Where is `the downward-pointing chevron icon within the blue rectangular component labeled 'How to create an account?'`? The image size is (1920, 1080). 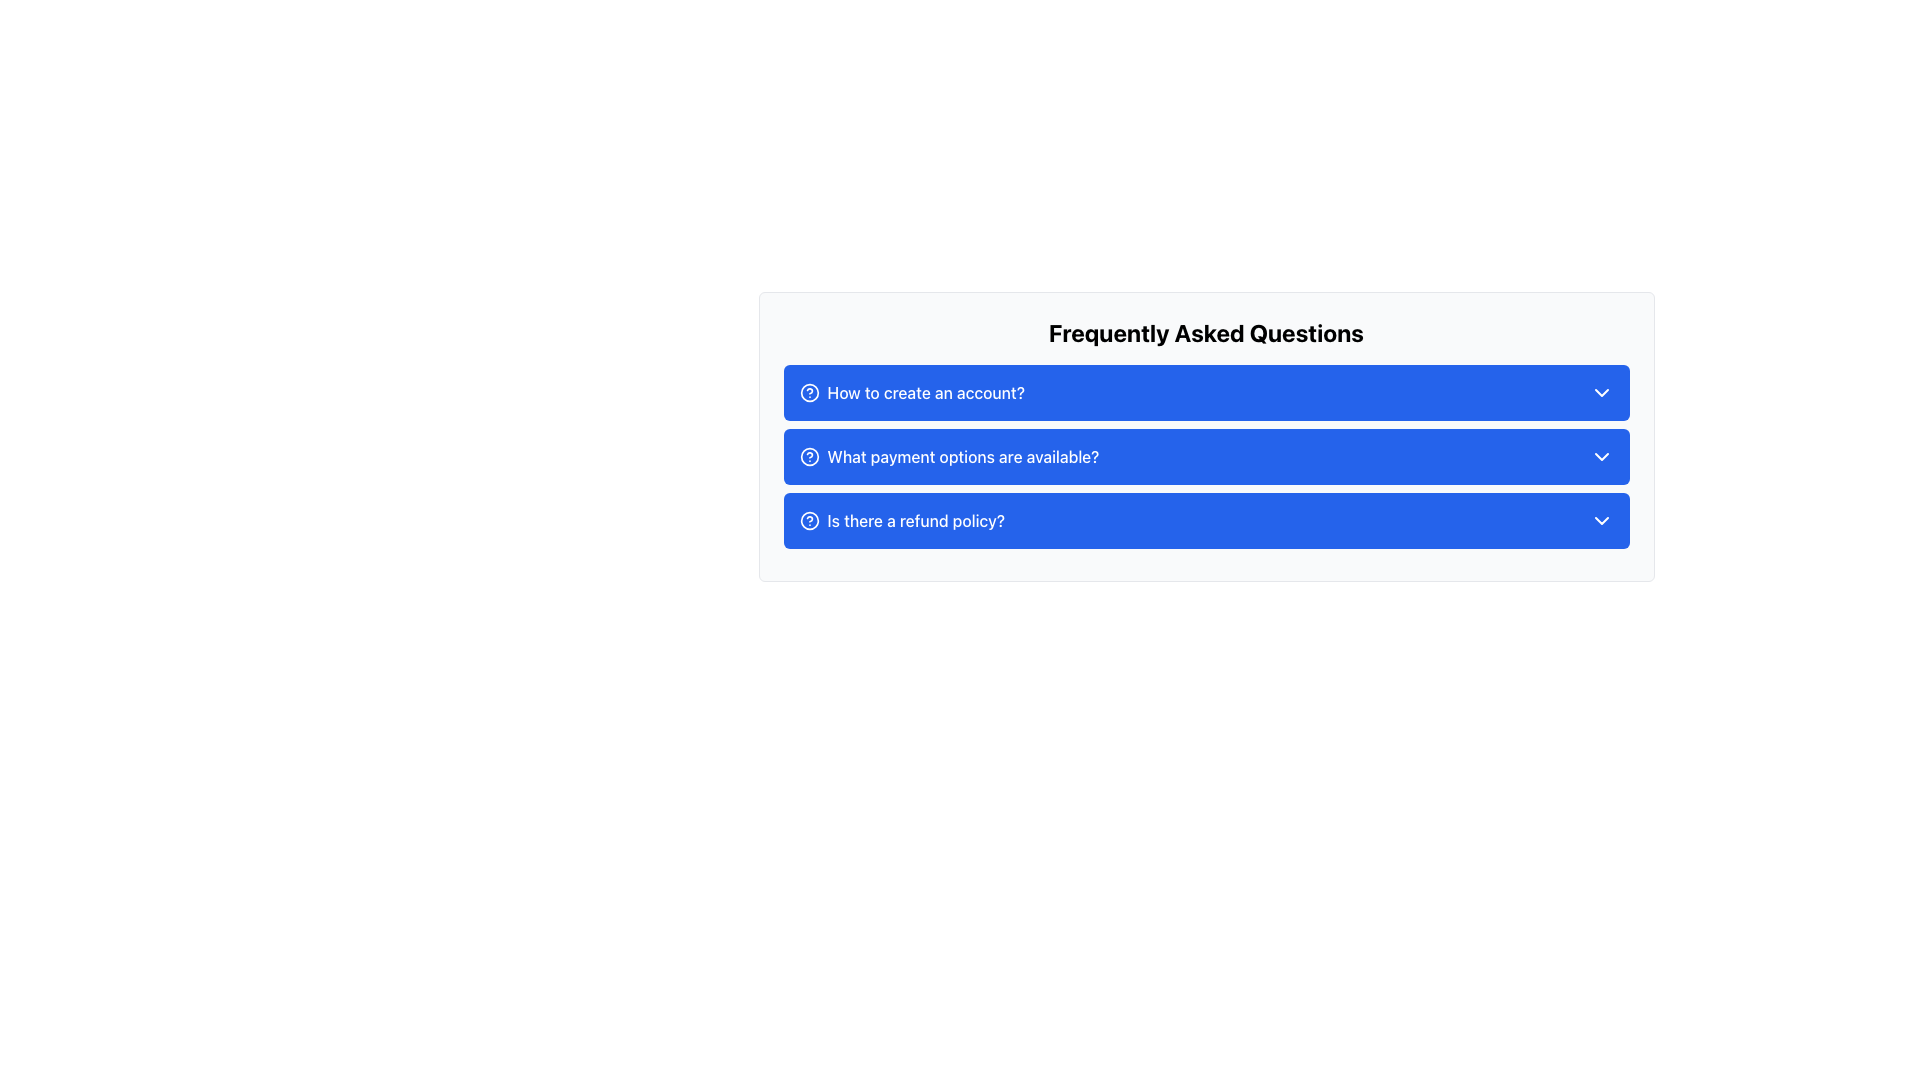 the downward-pointing chevron icon within the blue rectangular component labeled 'How to create an account?' is located at coordinates (1601, 393).